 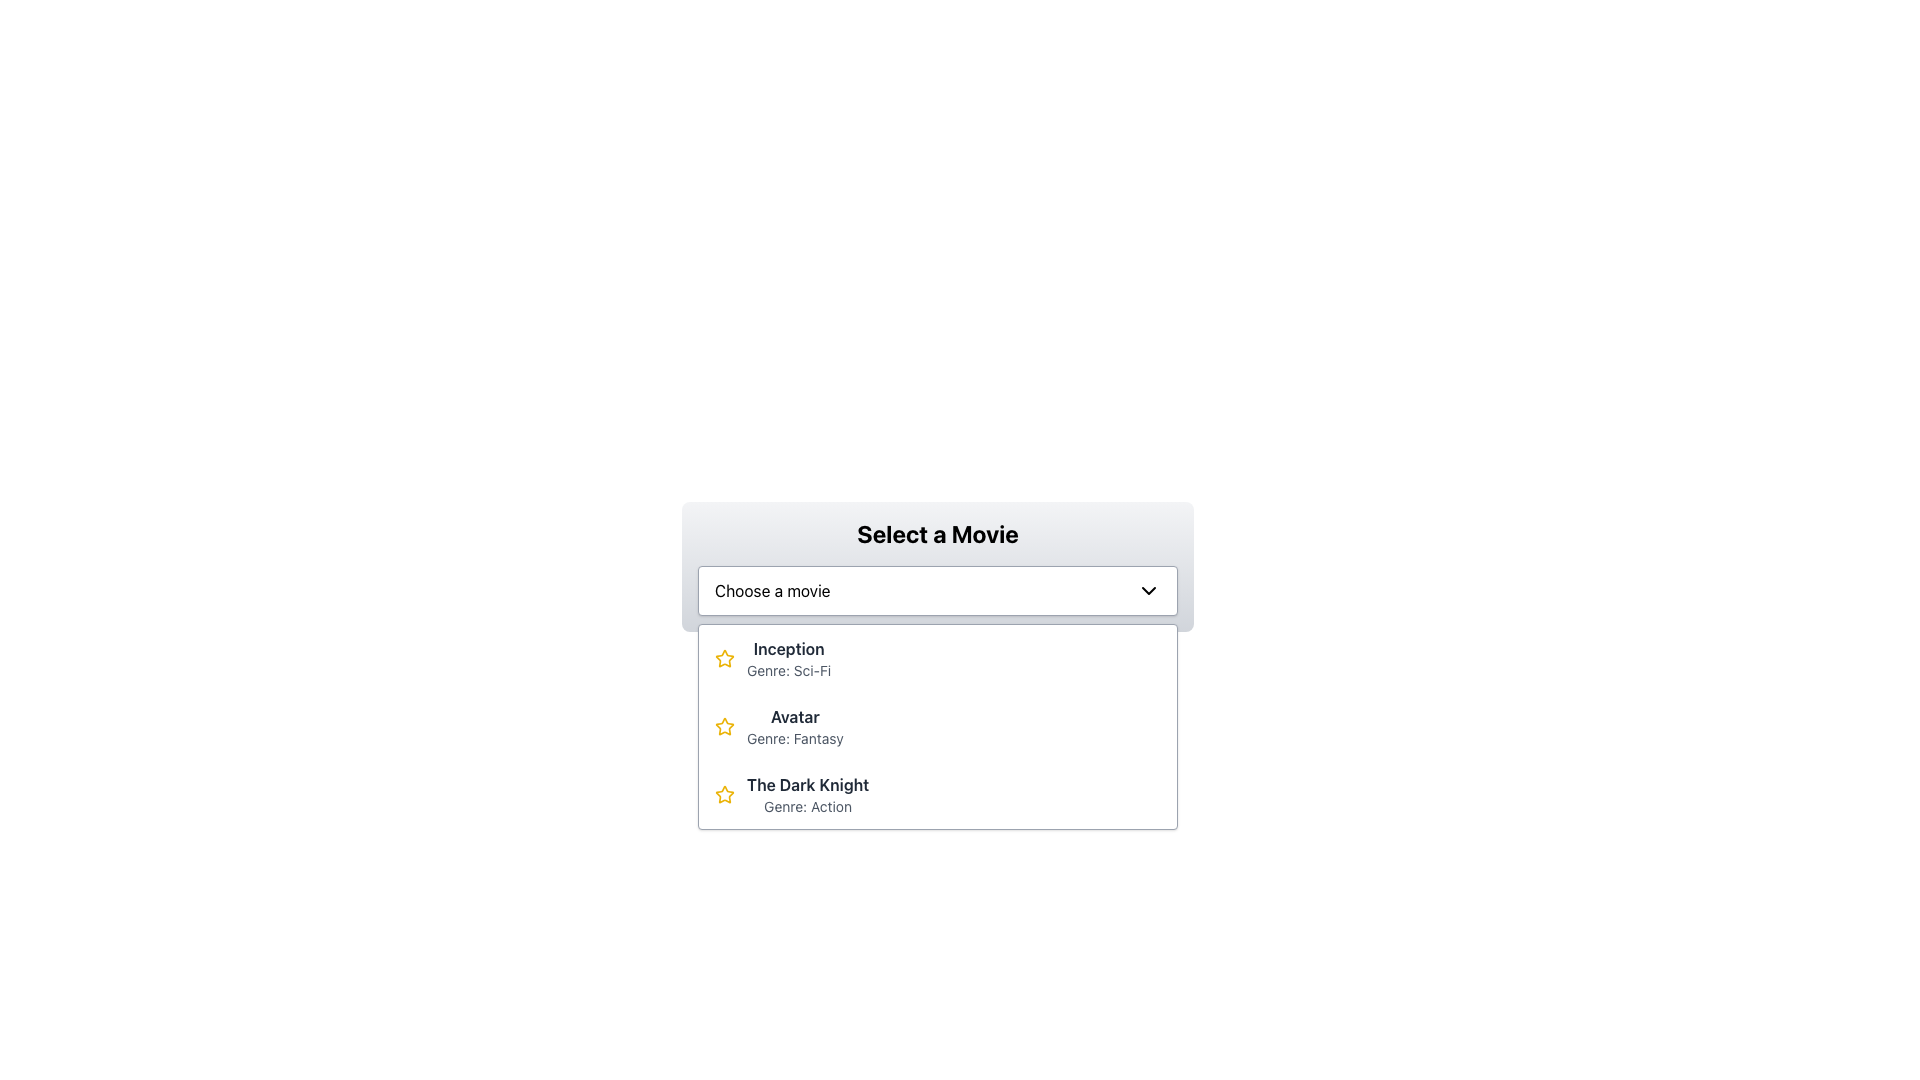 I want to click on the text label displaying 'Genre: Fantasy' located directly below the title 'Avatar' in the movie selection dropdown, so click(x=794, y=739).